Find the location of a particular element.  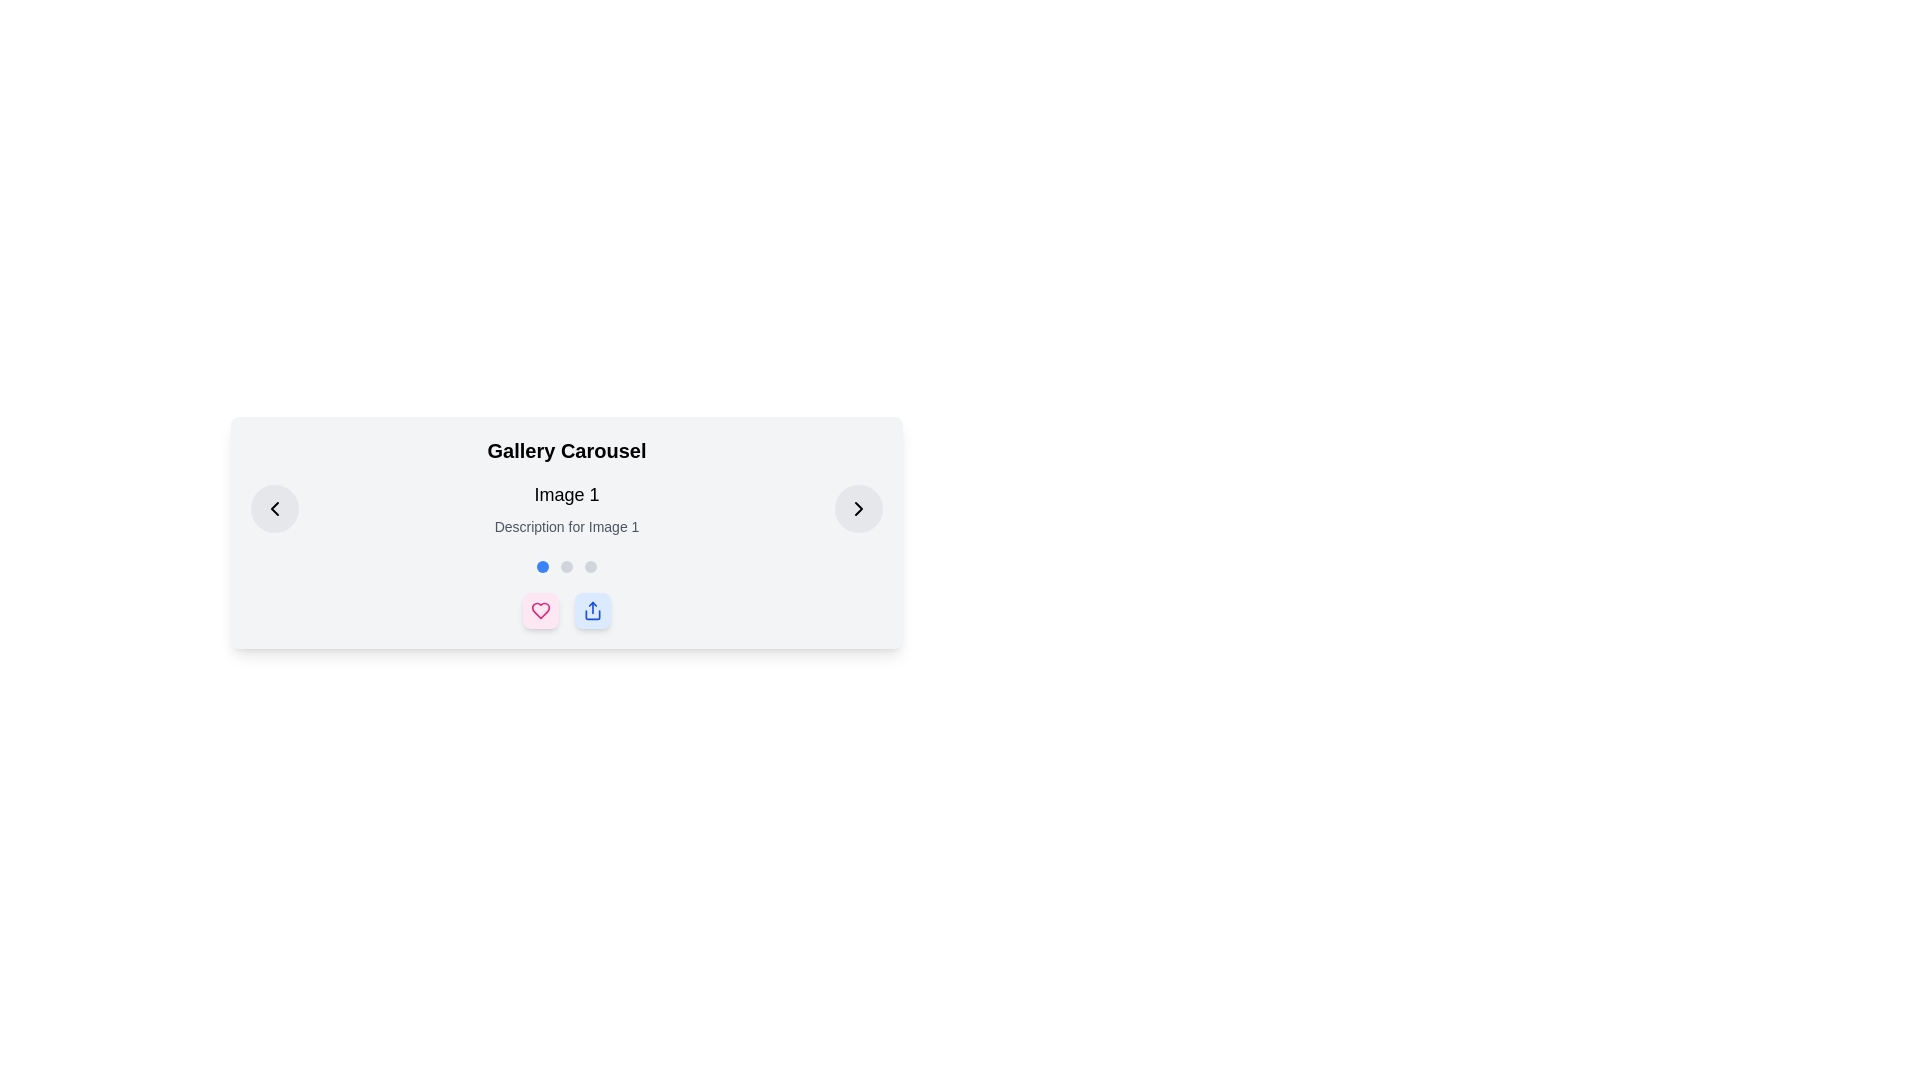

the heart-shaped icon located at the center of the lower section of the card-like interface is located at coordinates (541, 609).